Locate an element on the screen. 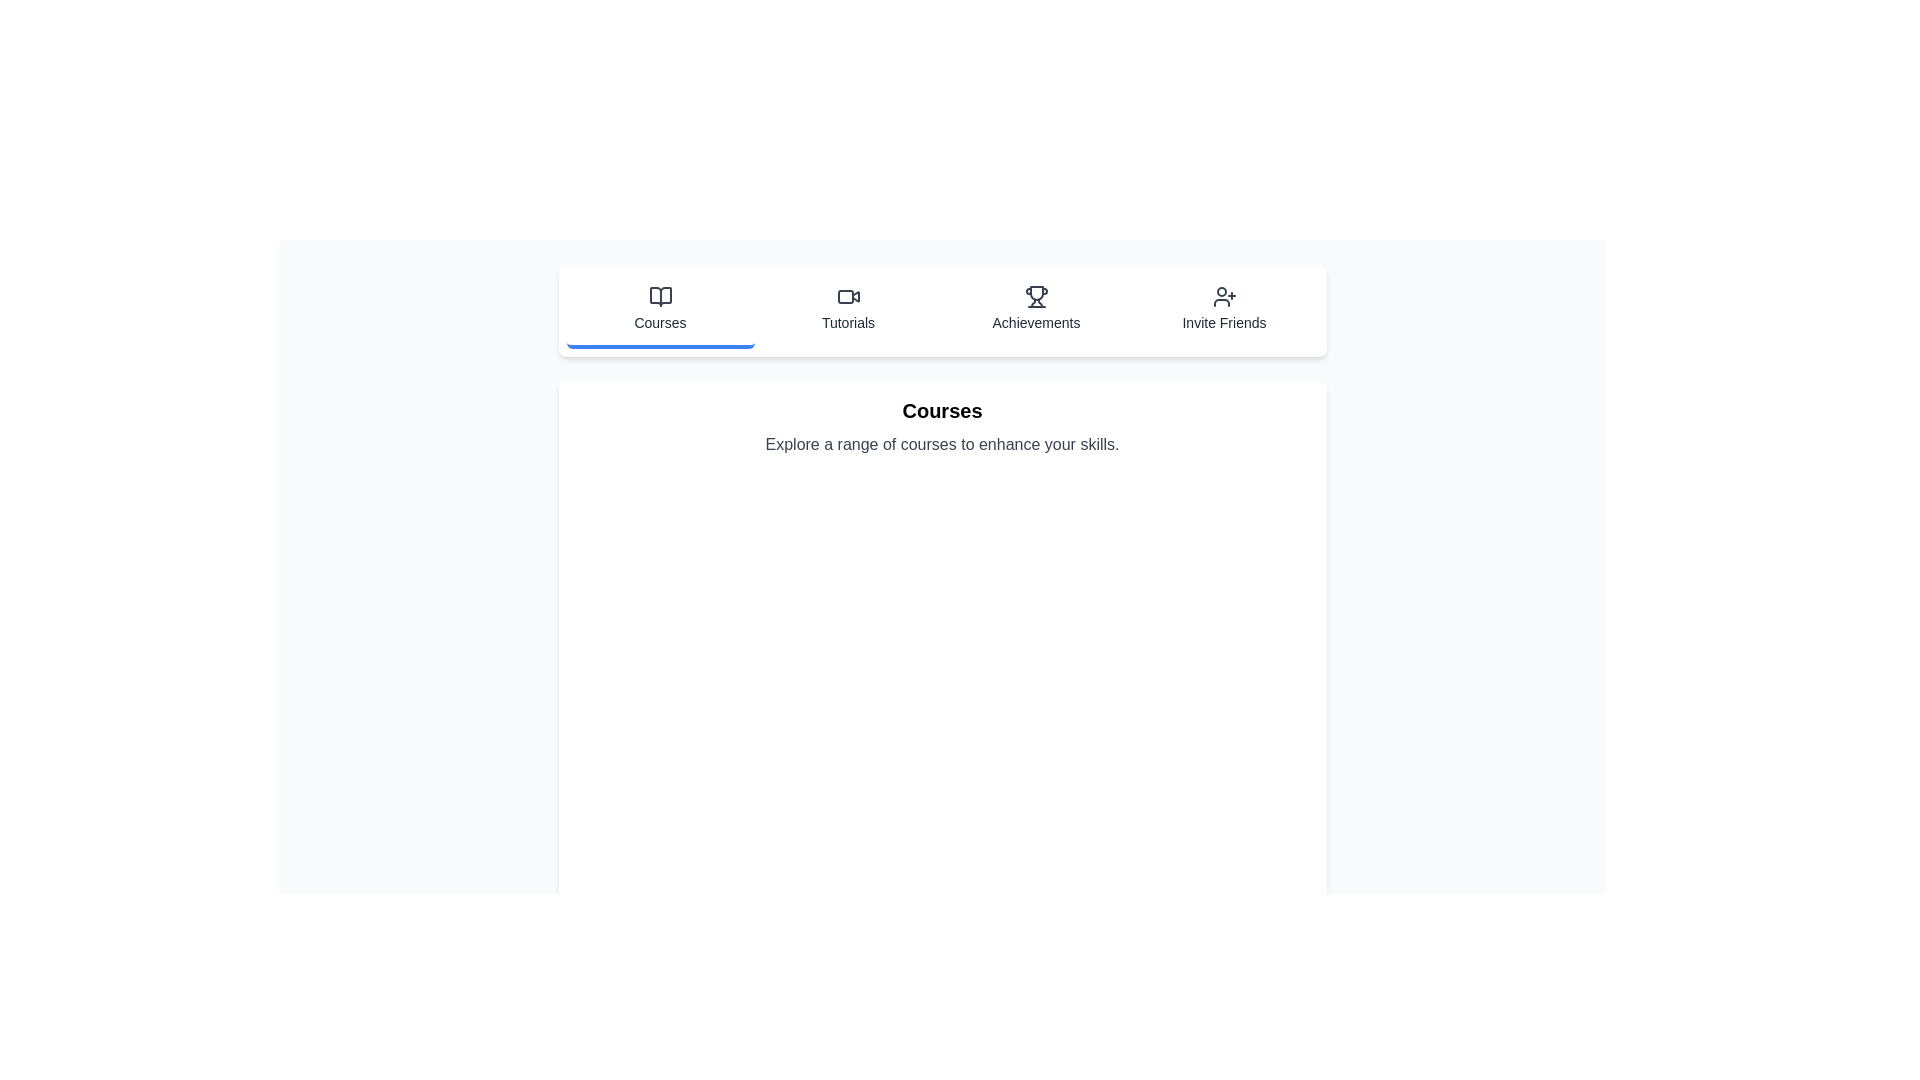 The width and height of the screenshot is (1920, 1080). the 'Achievements' button, which is a vertically aligned rectangular button with a trophy icon and text is located at coordinates (1036, 311).